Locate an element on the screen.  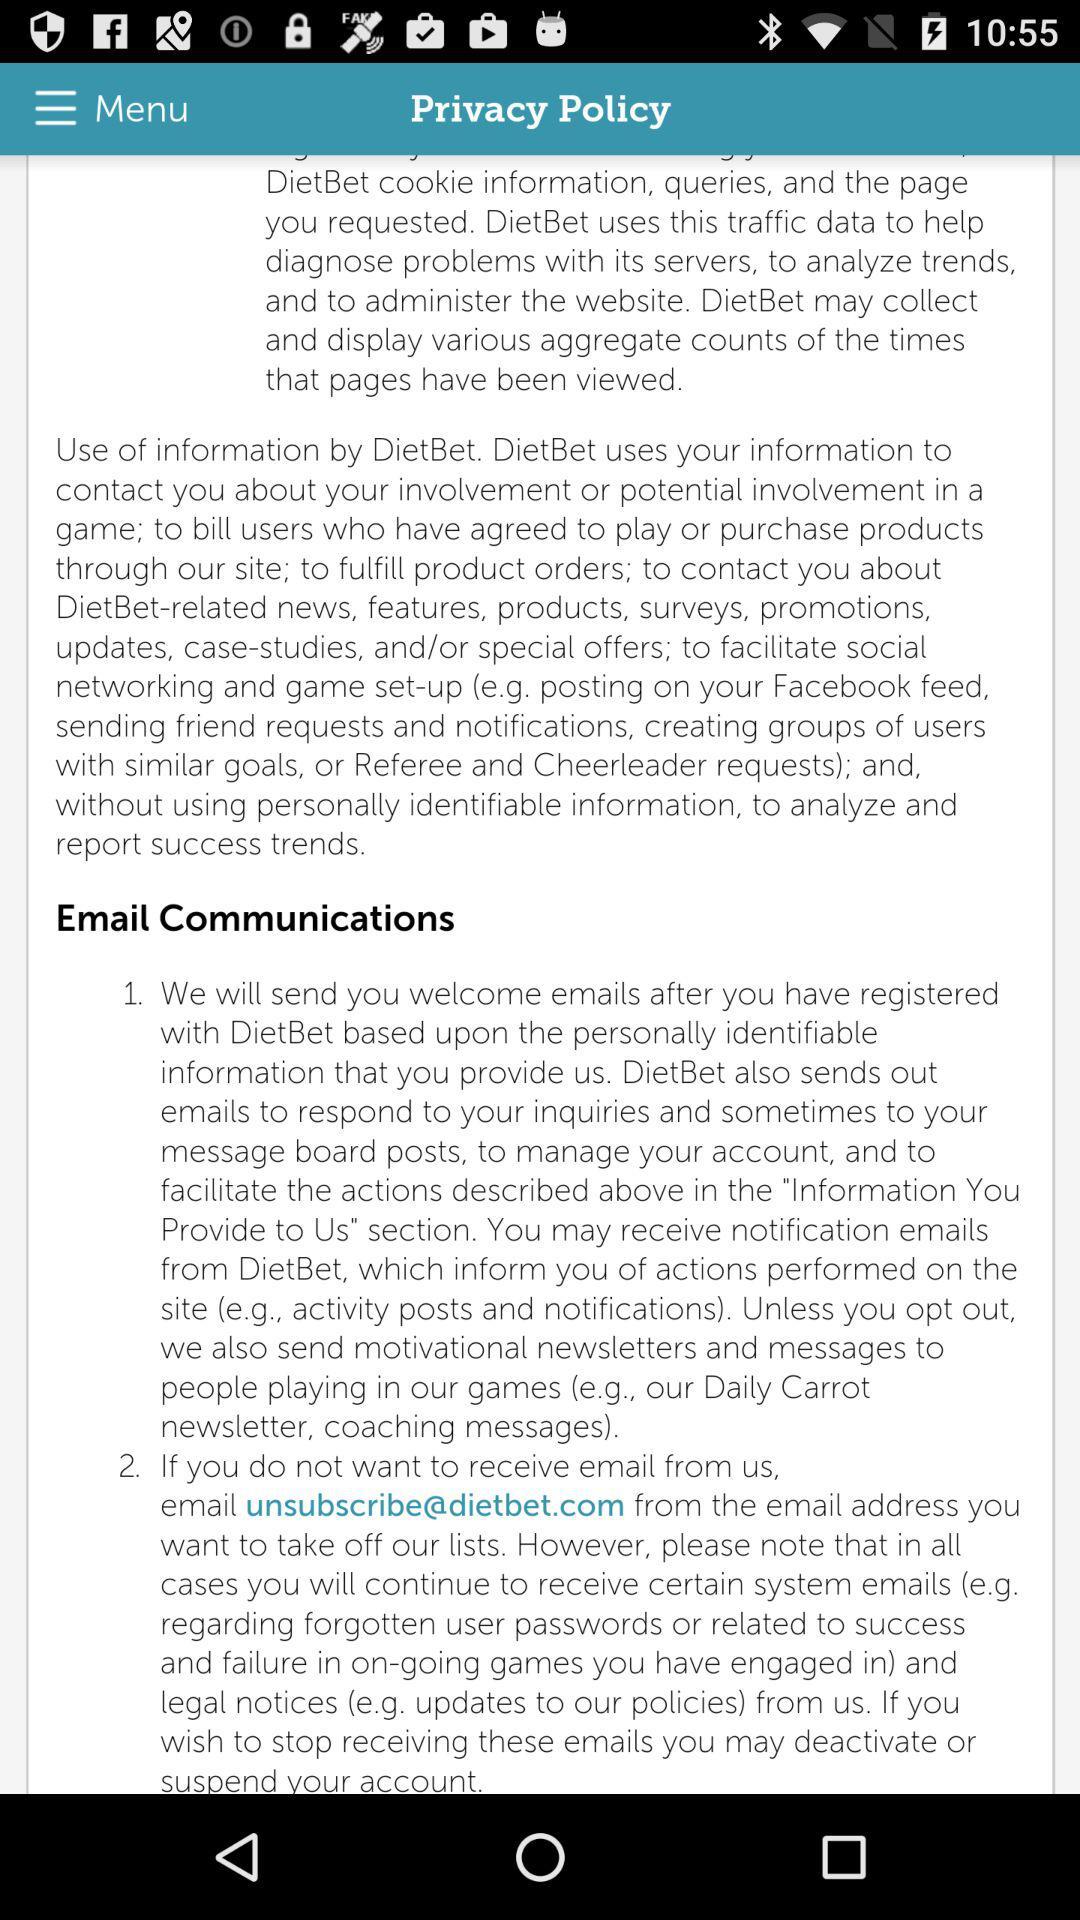
privacy policy is located at coordinates (540, 974).